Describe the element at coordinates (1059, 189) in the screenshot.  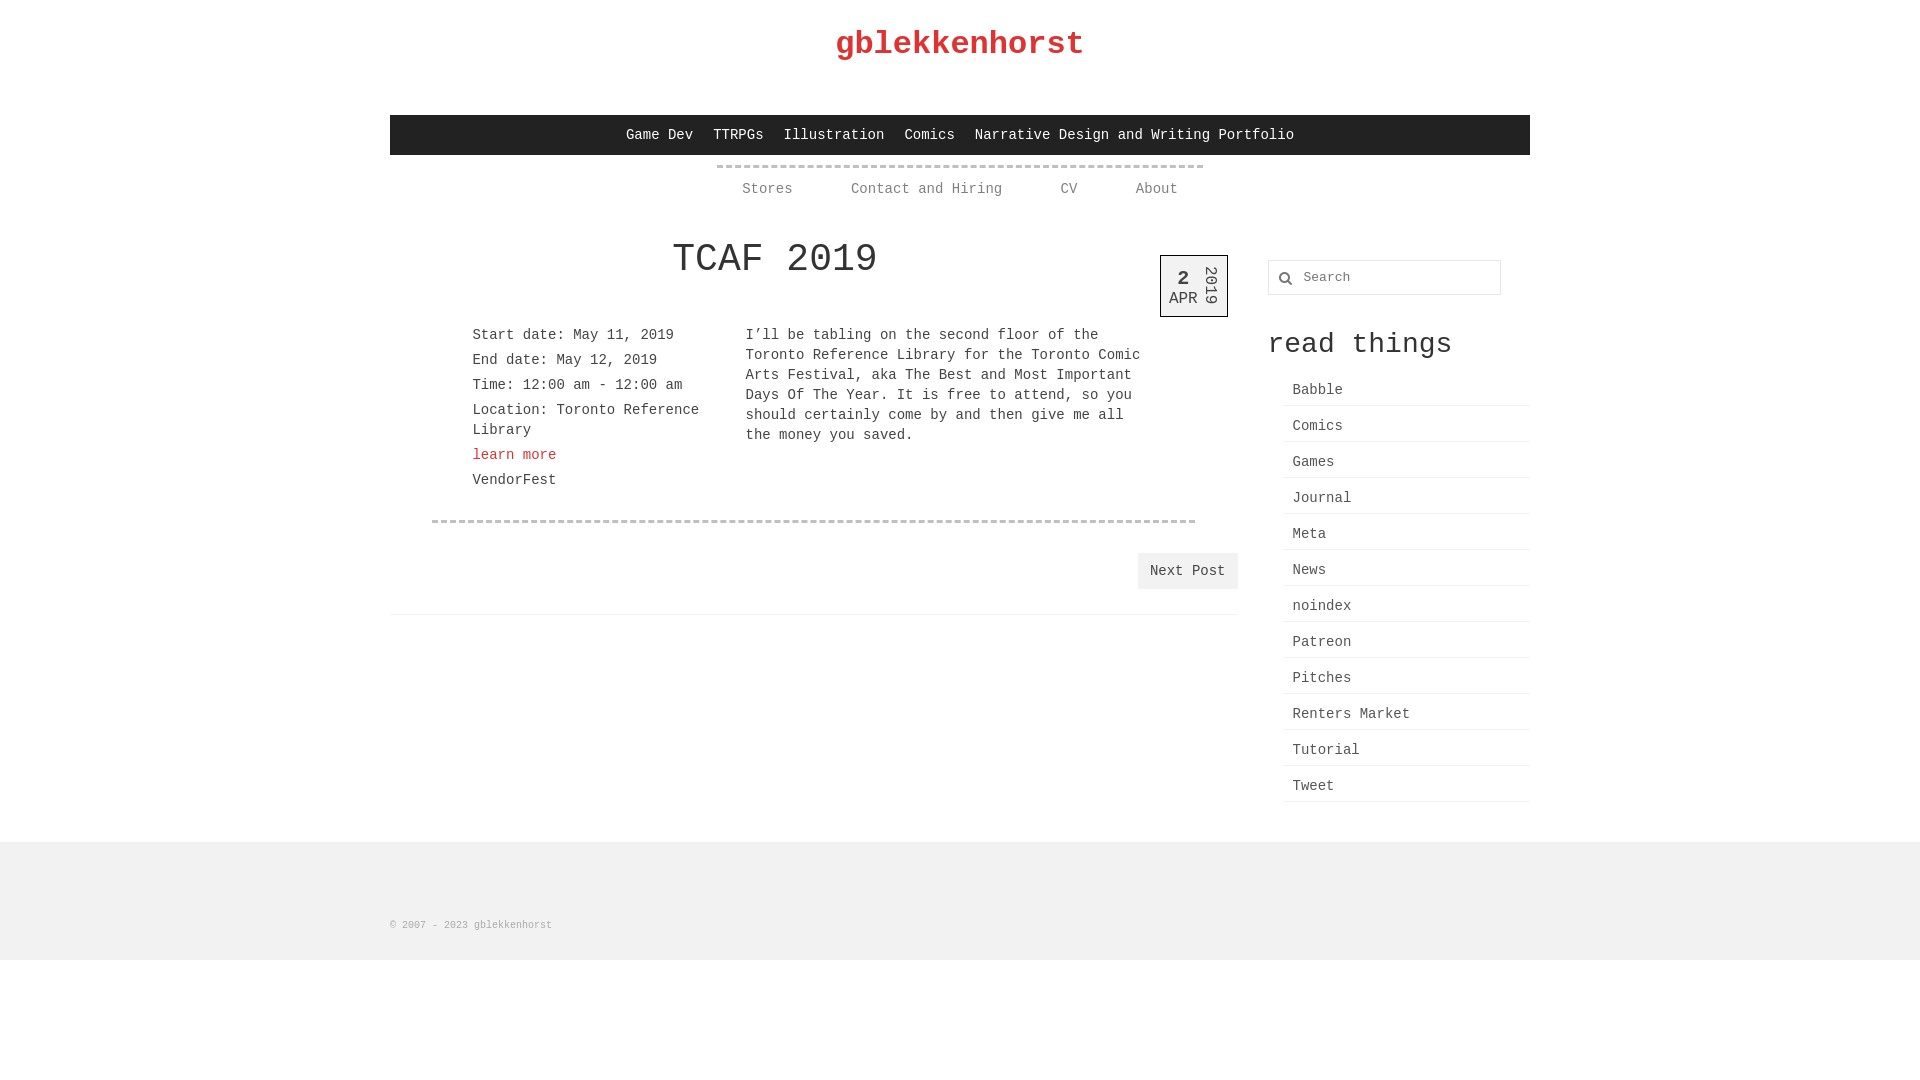
I see `'CV'` at that location.